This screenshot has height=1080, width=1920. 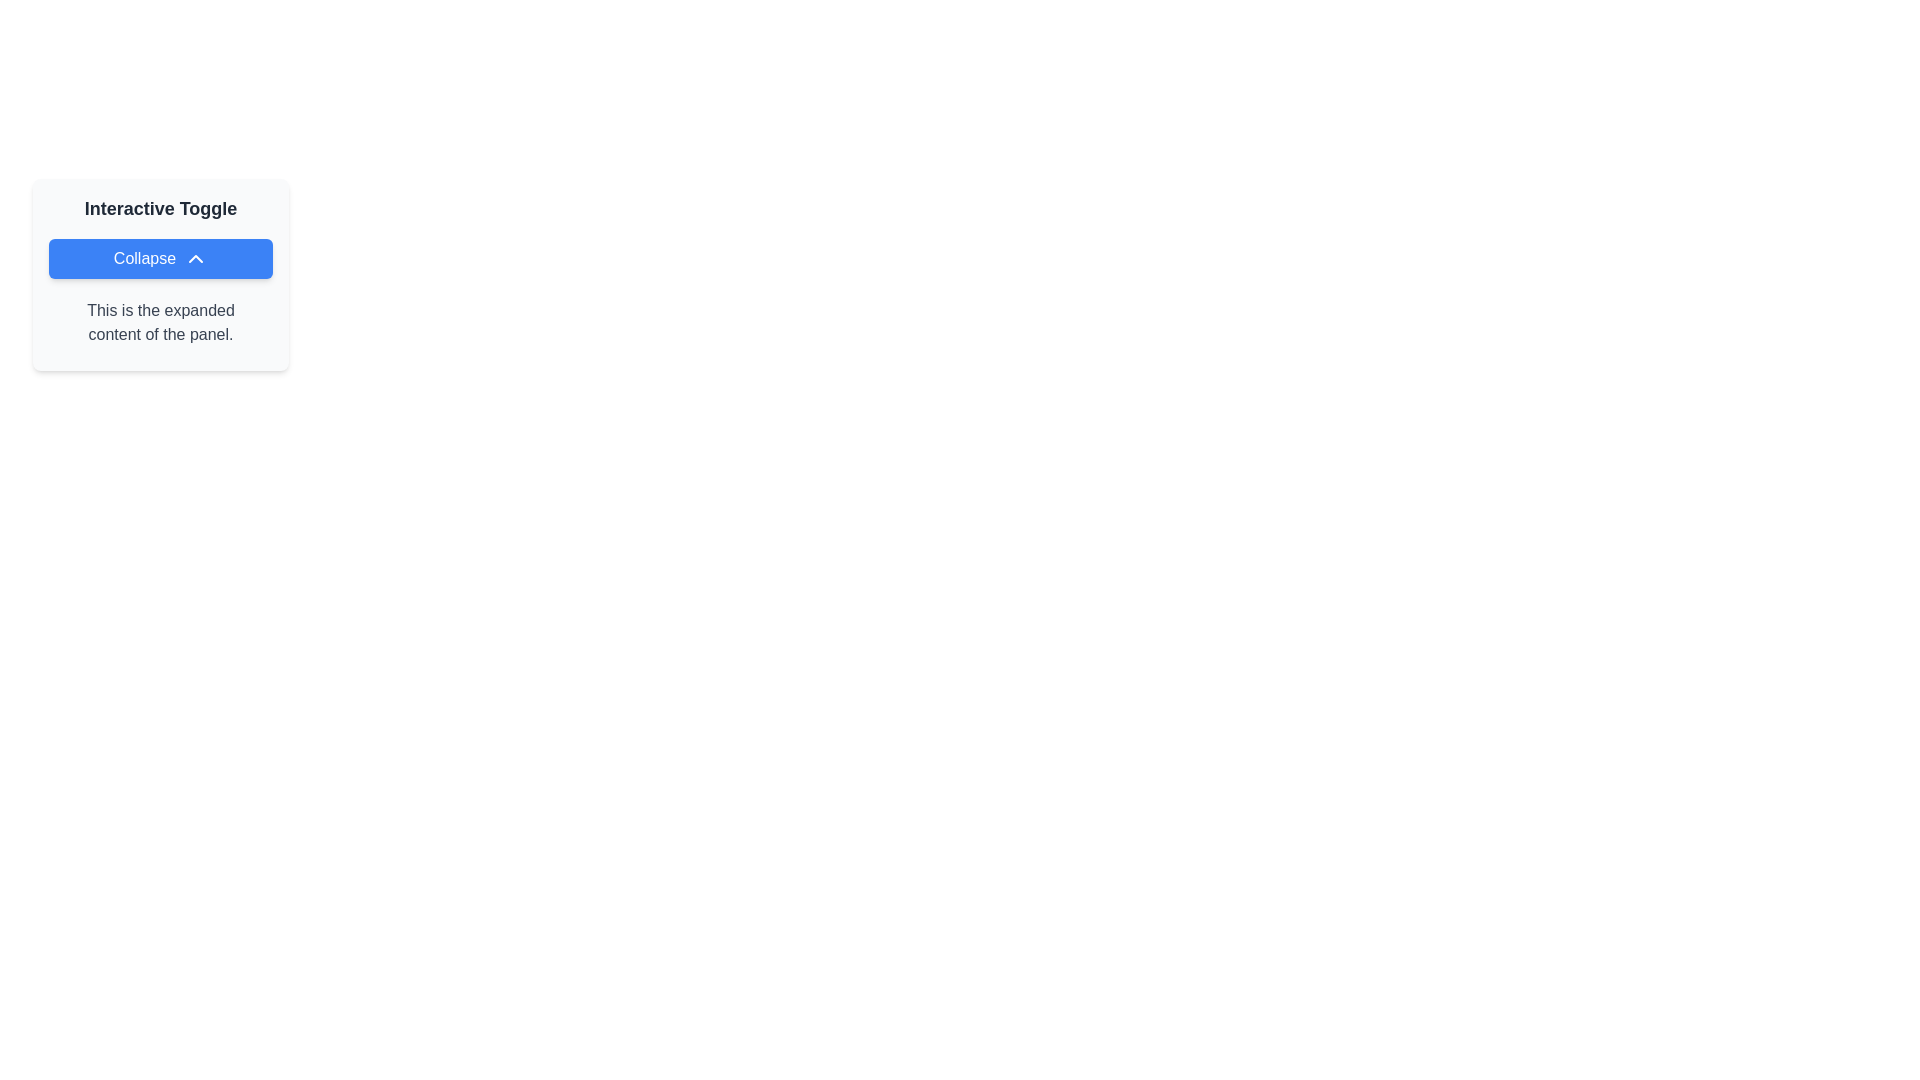 I want to click on the upward-facing chevron icon located inside the 'Collapse' button, which signifies the action of collapsing or hiding additional content, so click(x=196, y=257).